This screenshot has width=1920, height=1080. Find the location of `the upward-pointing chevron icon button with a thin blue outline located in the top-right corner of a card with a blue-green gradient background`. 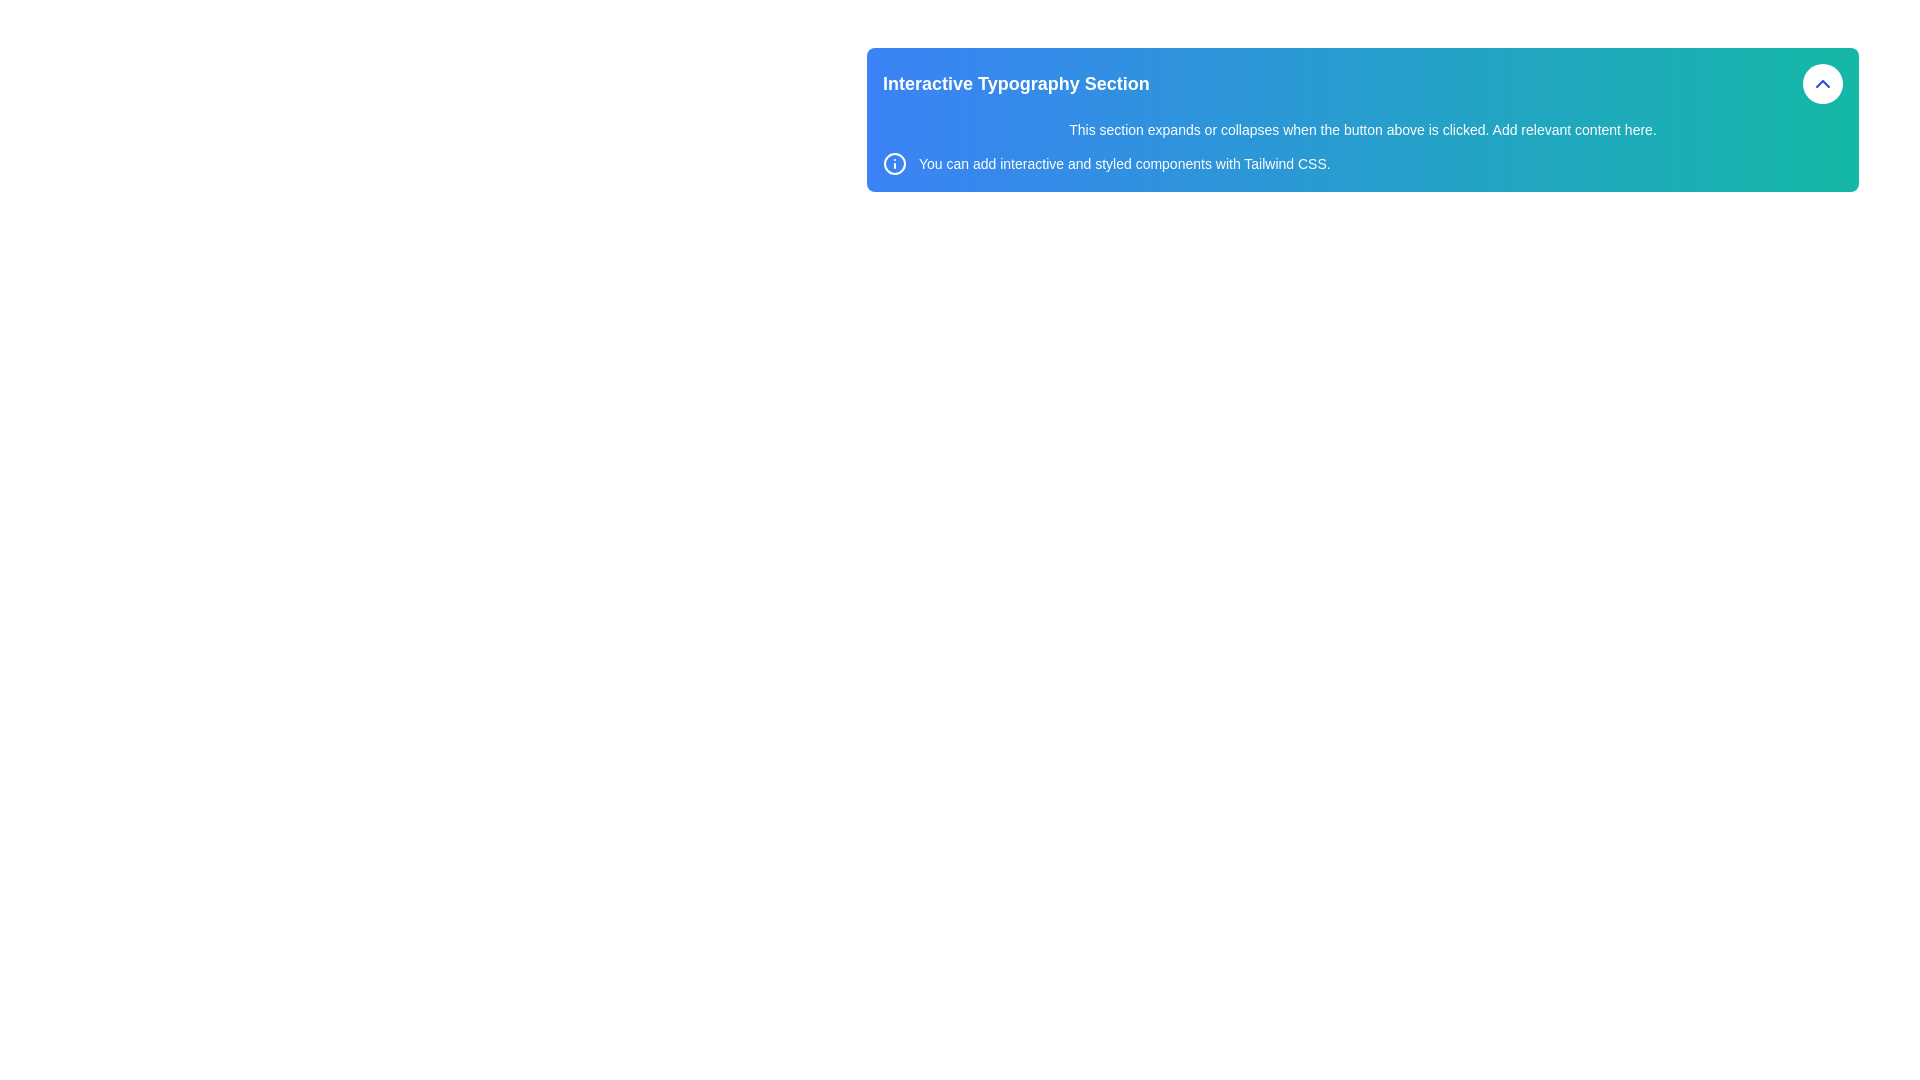

the upward-pointing chevron icon button with a thin blue outline located in the top-right corner of a card with a blue-green gradient background is located at coordinates (1823, 83).